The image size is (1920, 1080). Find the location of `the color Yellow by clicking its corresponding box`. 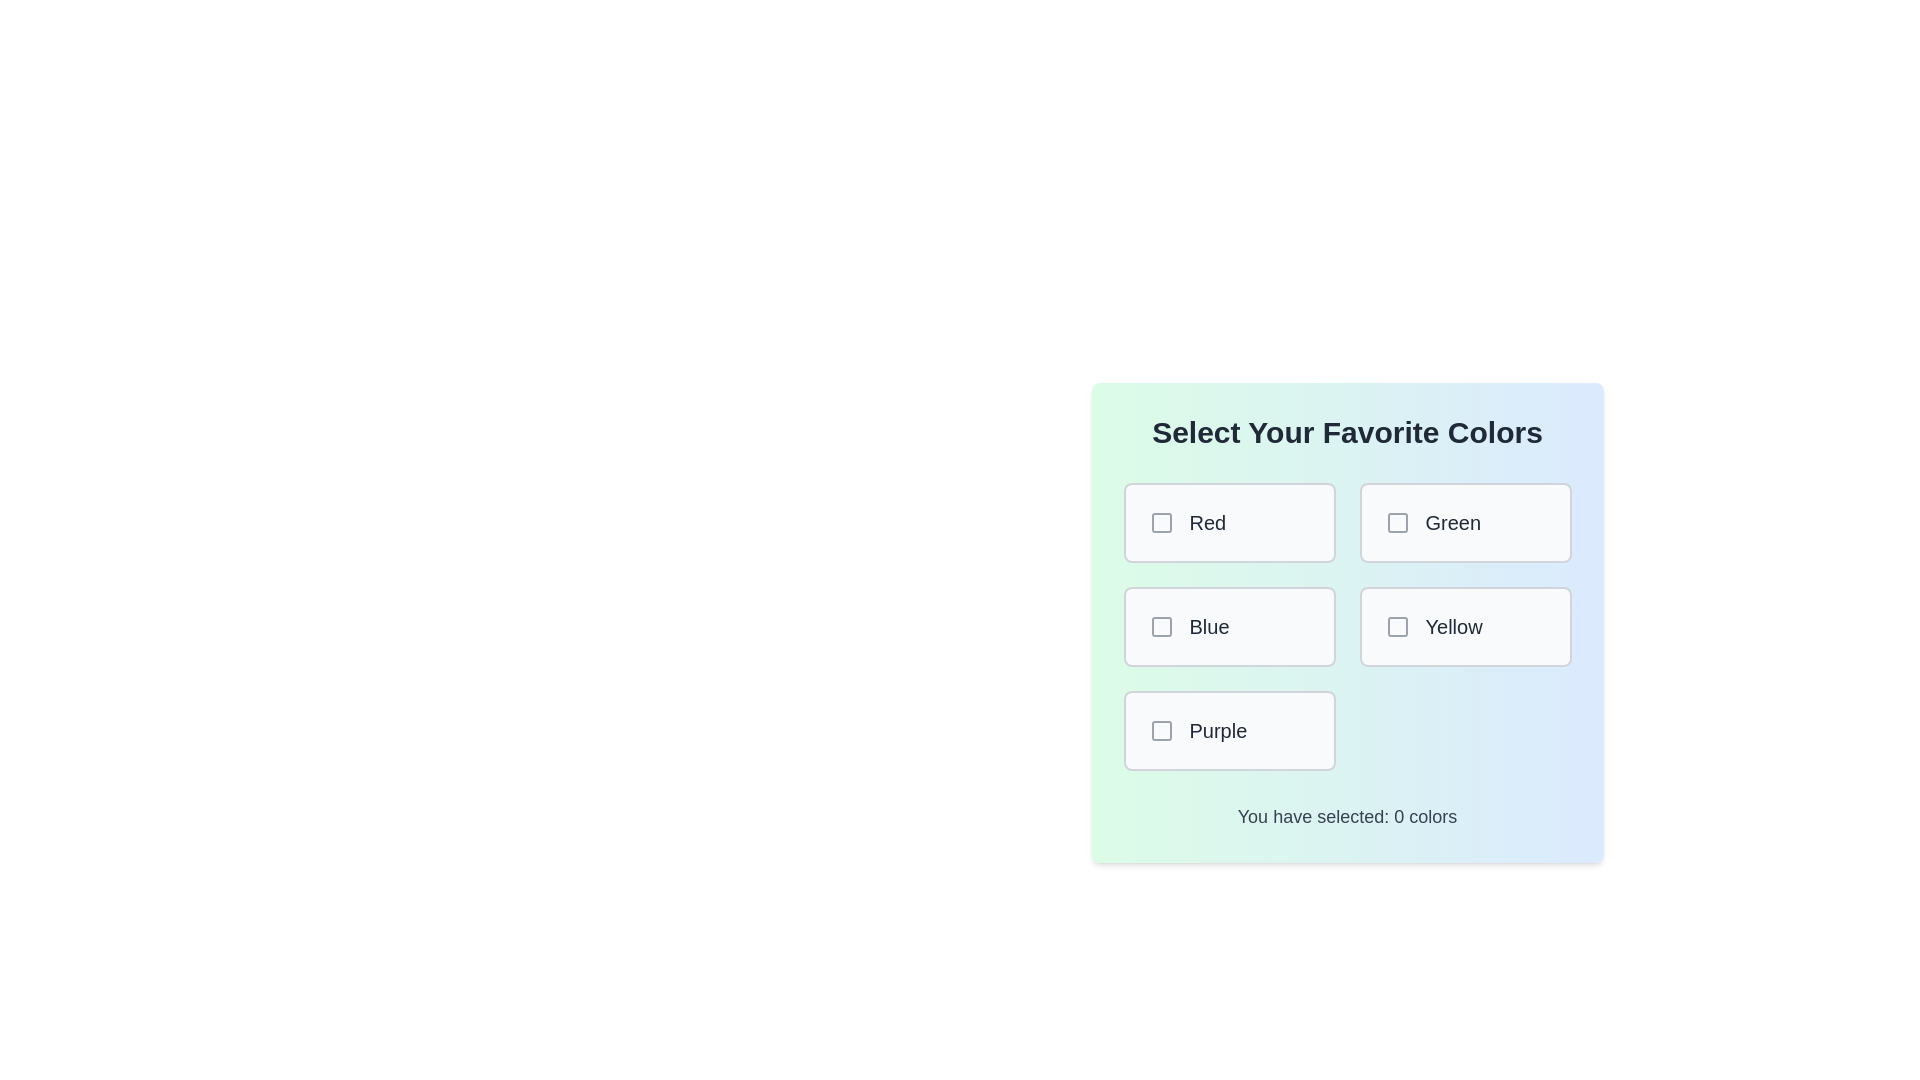

the color Yellow by clicking its corresponding box is located at coordinates (1465, 626).